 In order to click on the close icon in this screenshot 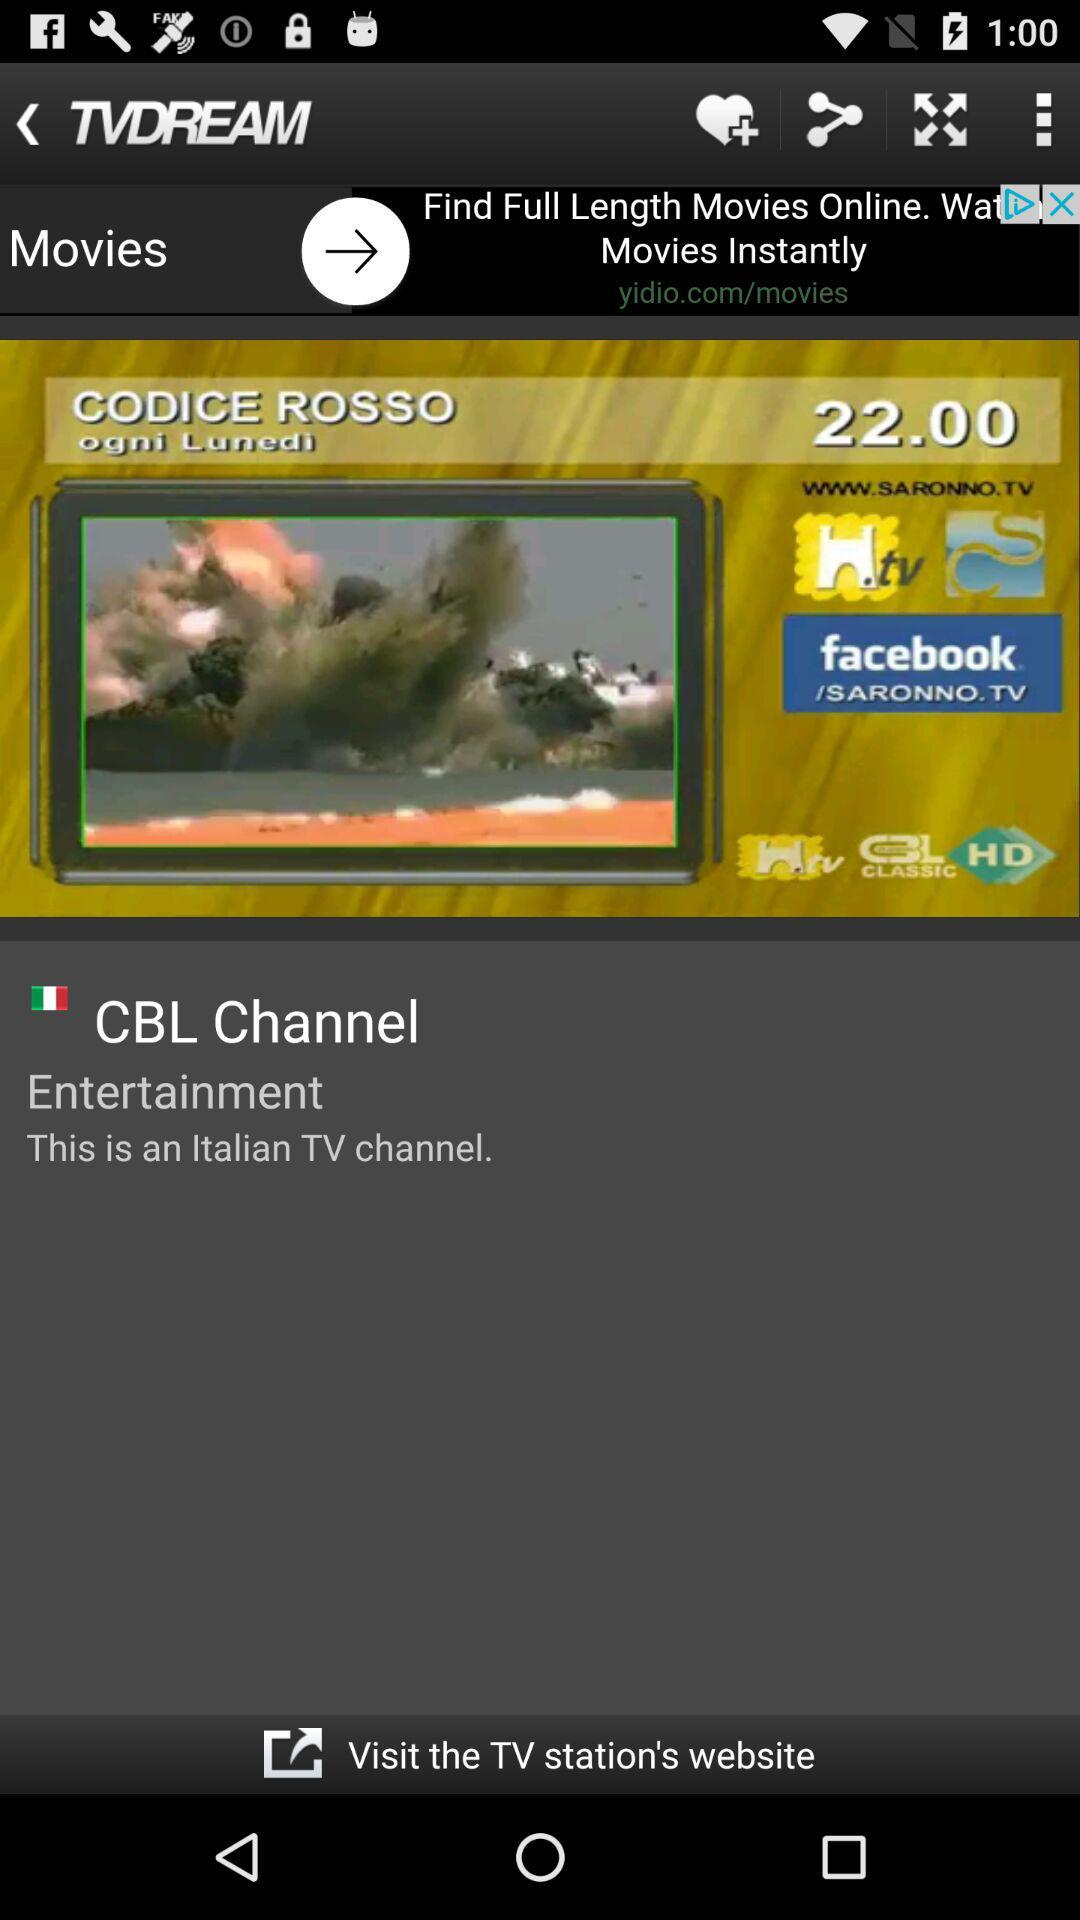, I will do `click(940, 127)`.